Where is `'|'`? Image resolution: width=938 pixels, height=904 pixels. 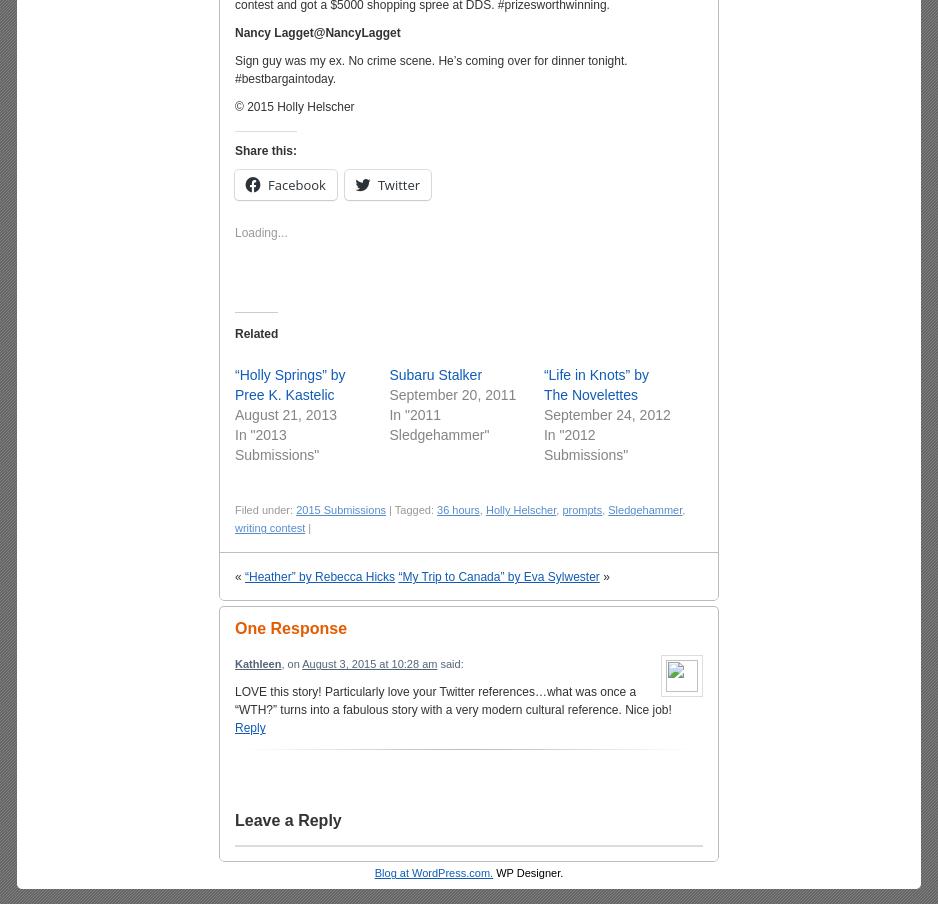 '|' is located at coordinates (307, 528).